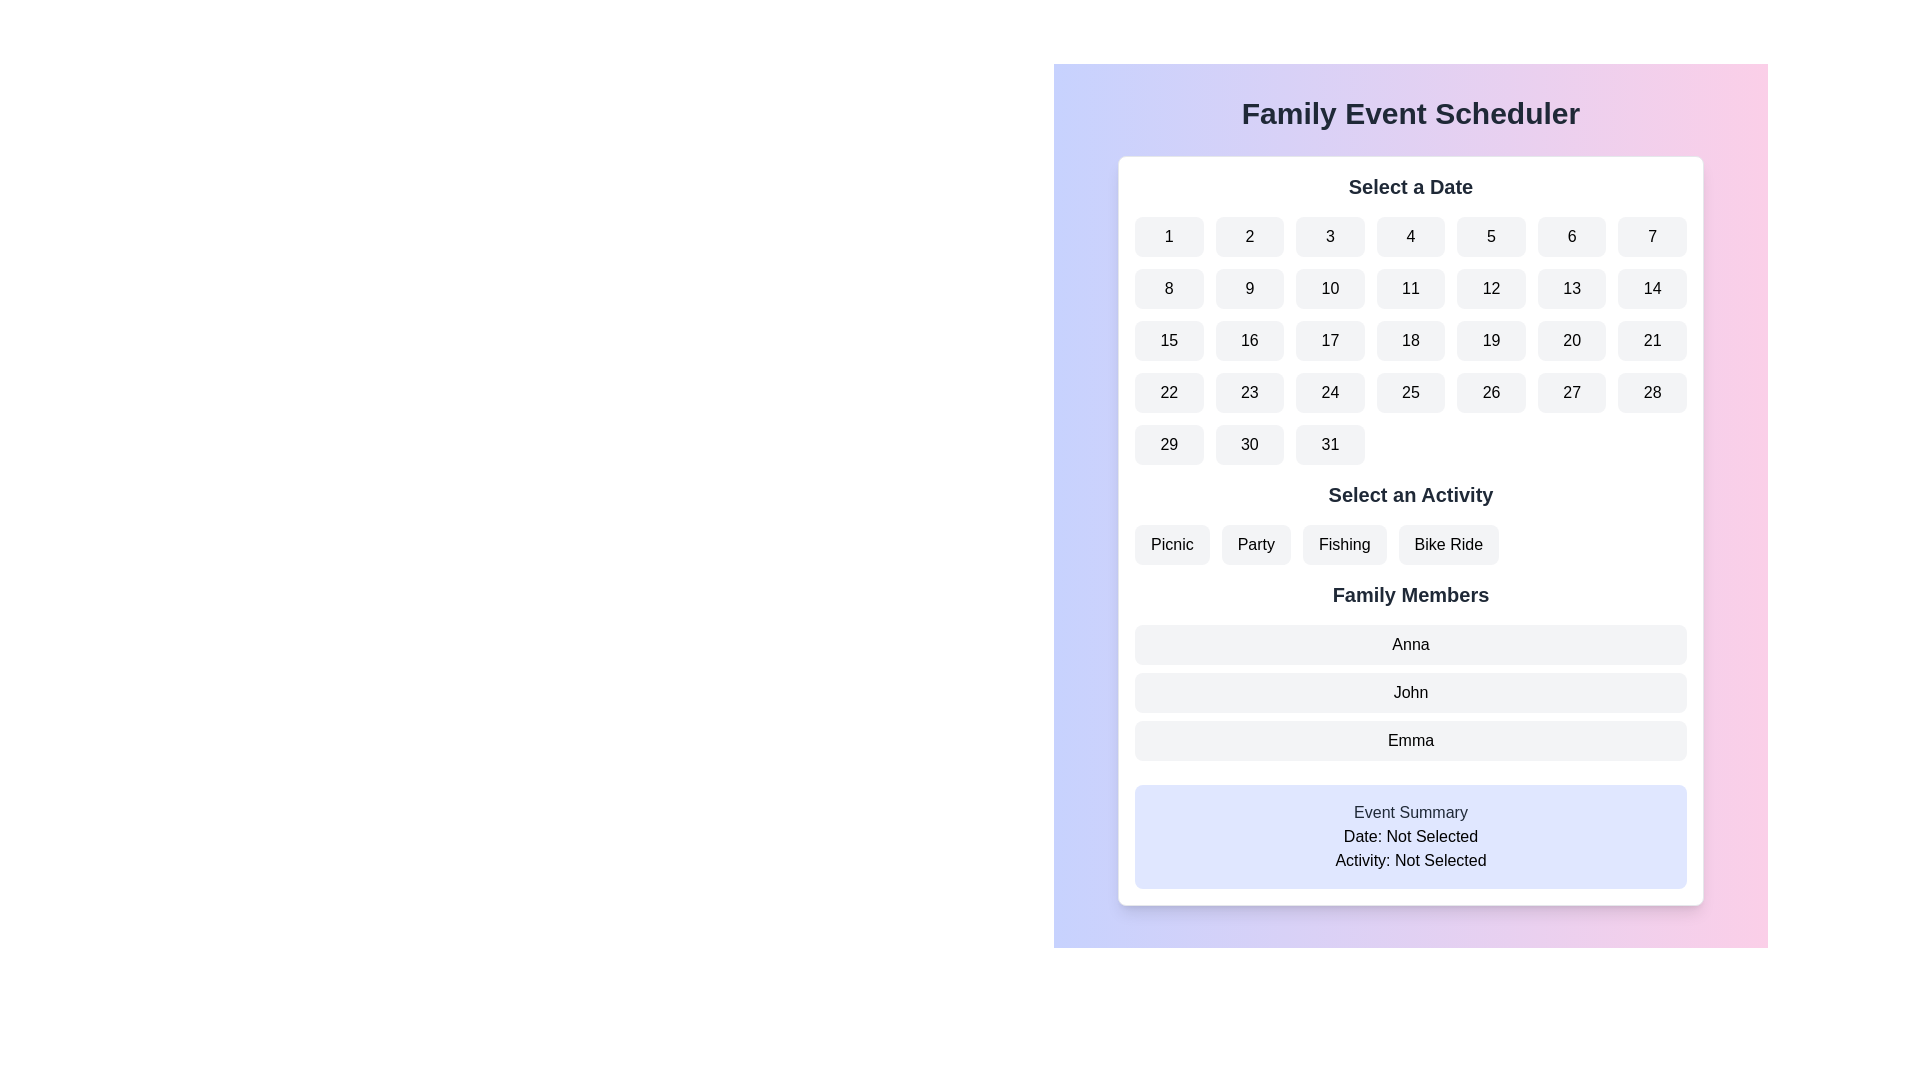 This screenshot has height=1080, width=1920. Describe the element at coordinates (1172, 544) in the screenshot. I see `the first button in the horizontal group below the 'Select an Activity' heading` at that location.